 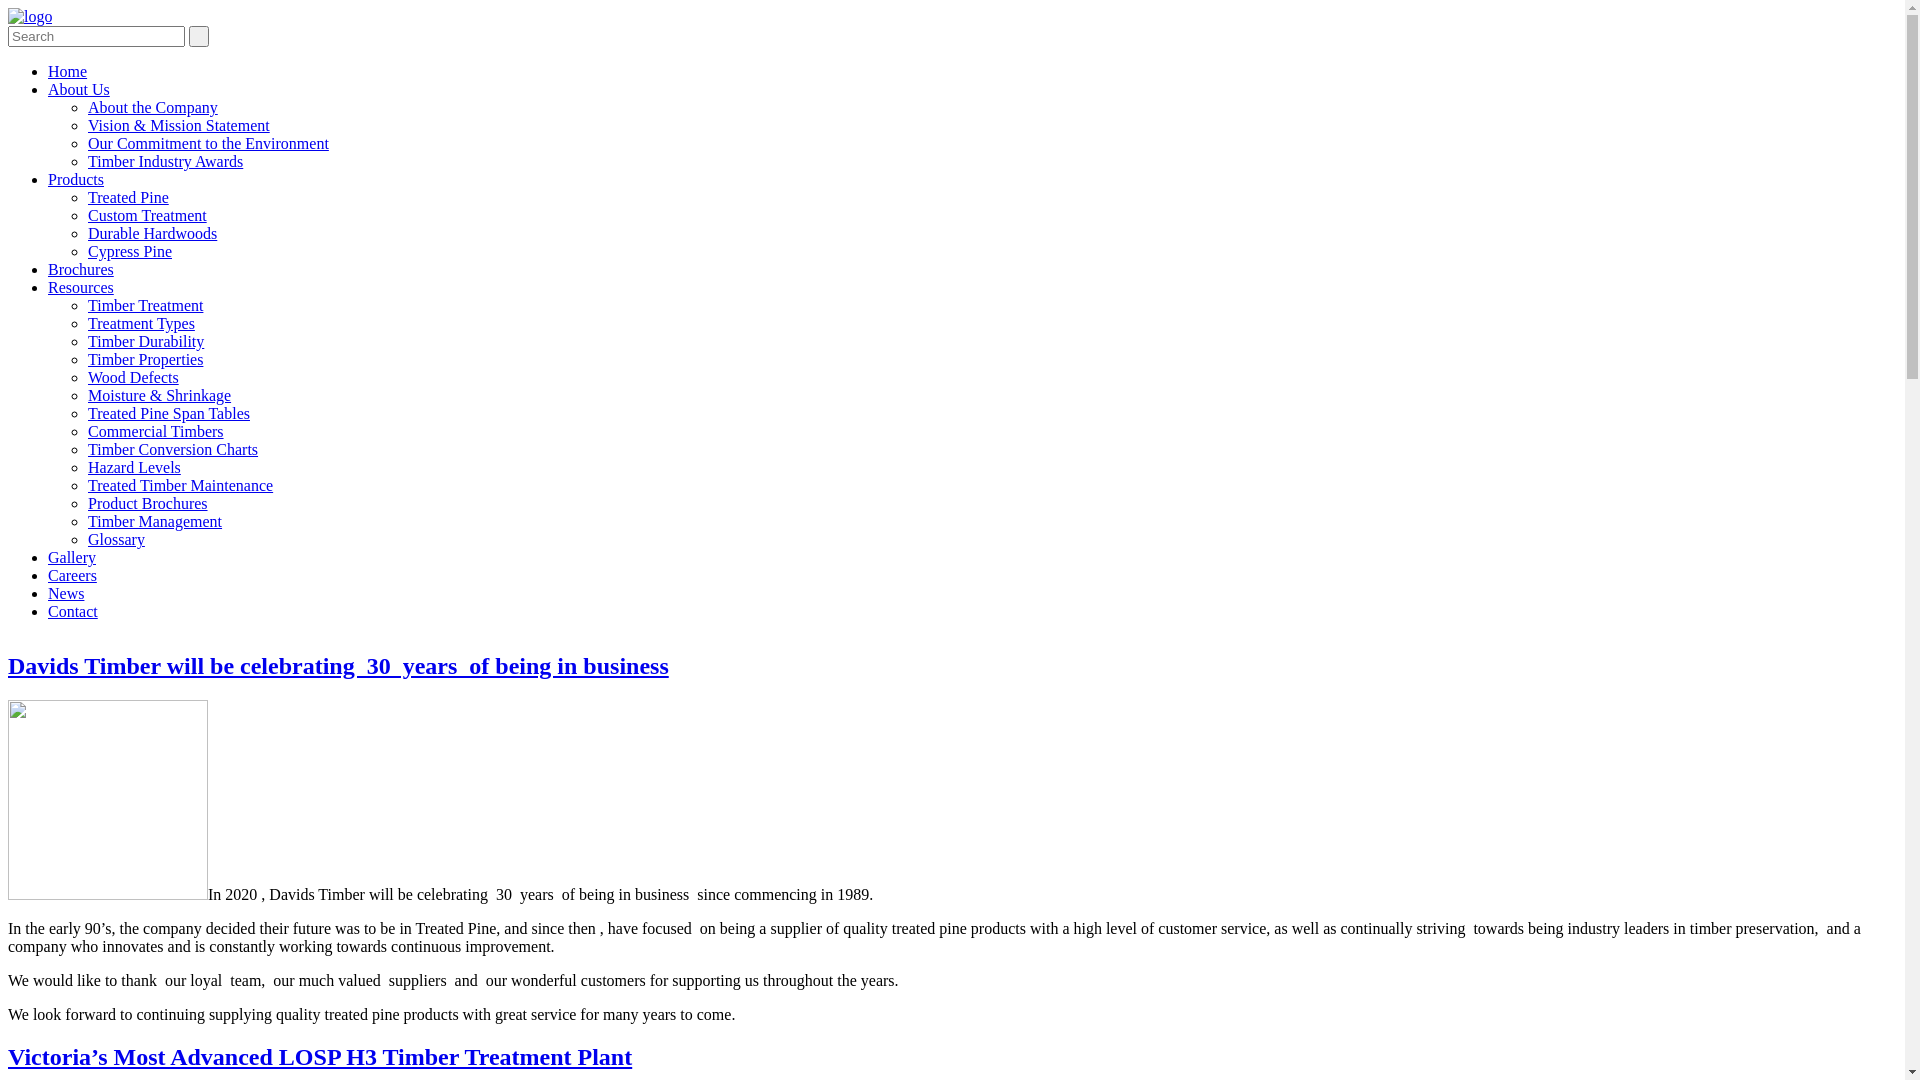 I want to click on 'Home', so click(x=67, y=70).